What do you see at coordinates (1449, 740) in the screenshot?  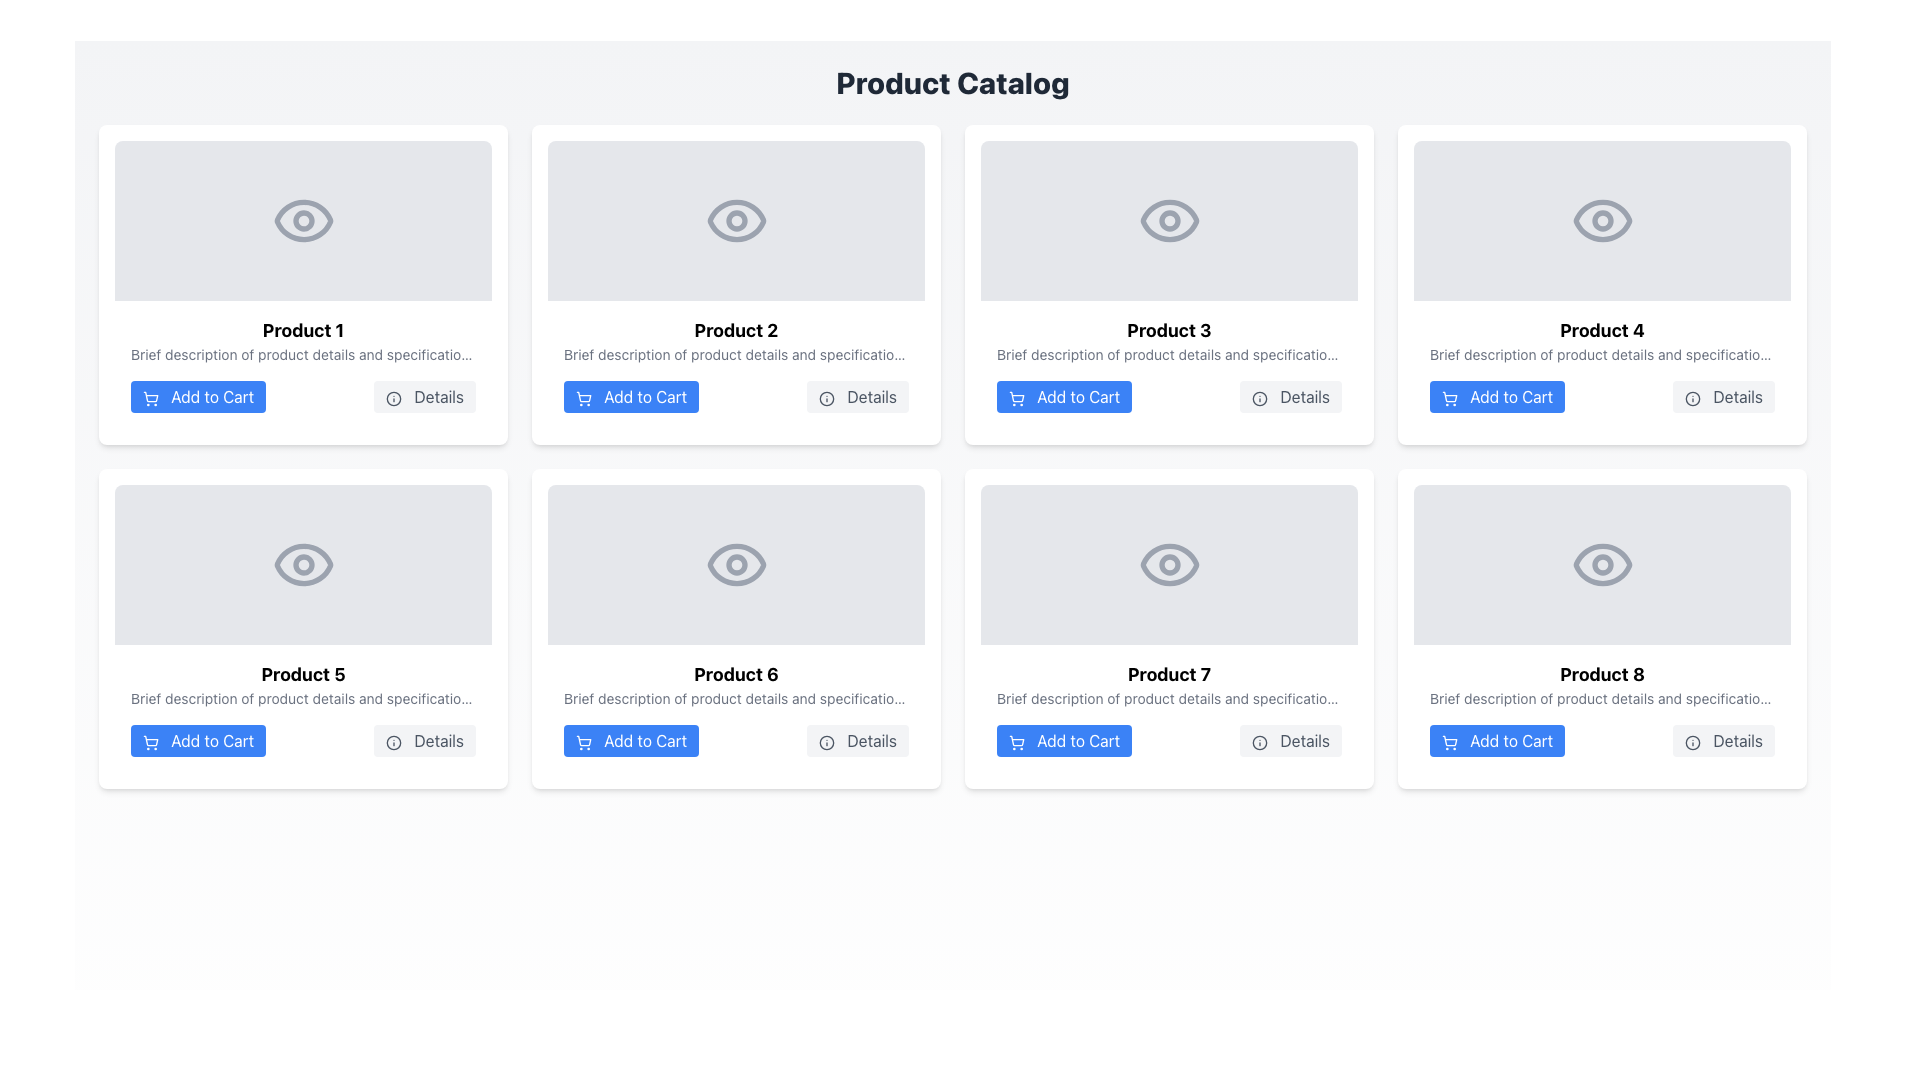 I see `vector graphic representing the main body of the shopping cart icon within the 'Add to Cart' button for Product 8` at bounding box center [1449, 740].